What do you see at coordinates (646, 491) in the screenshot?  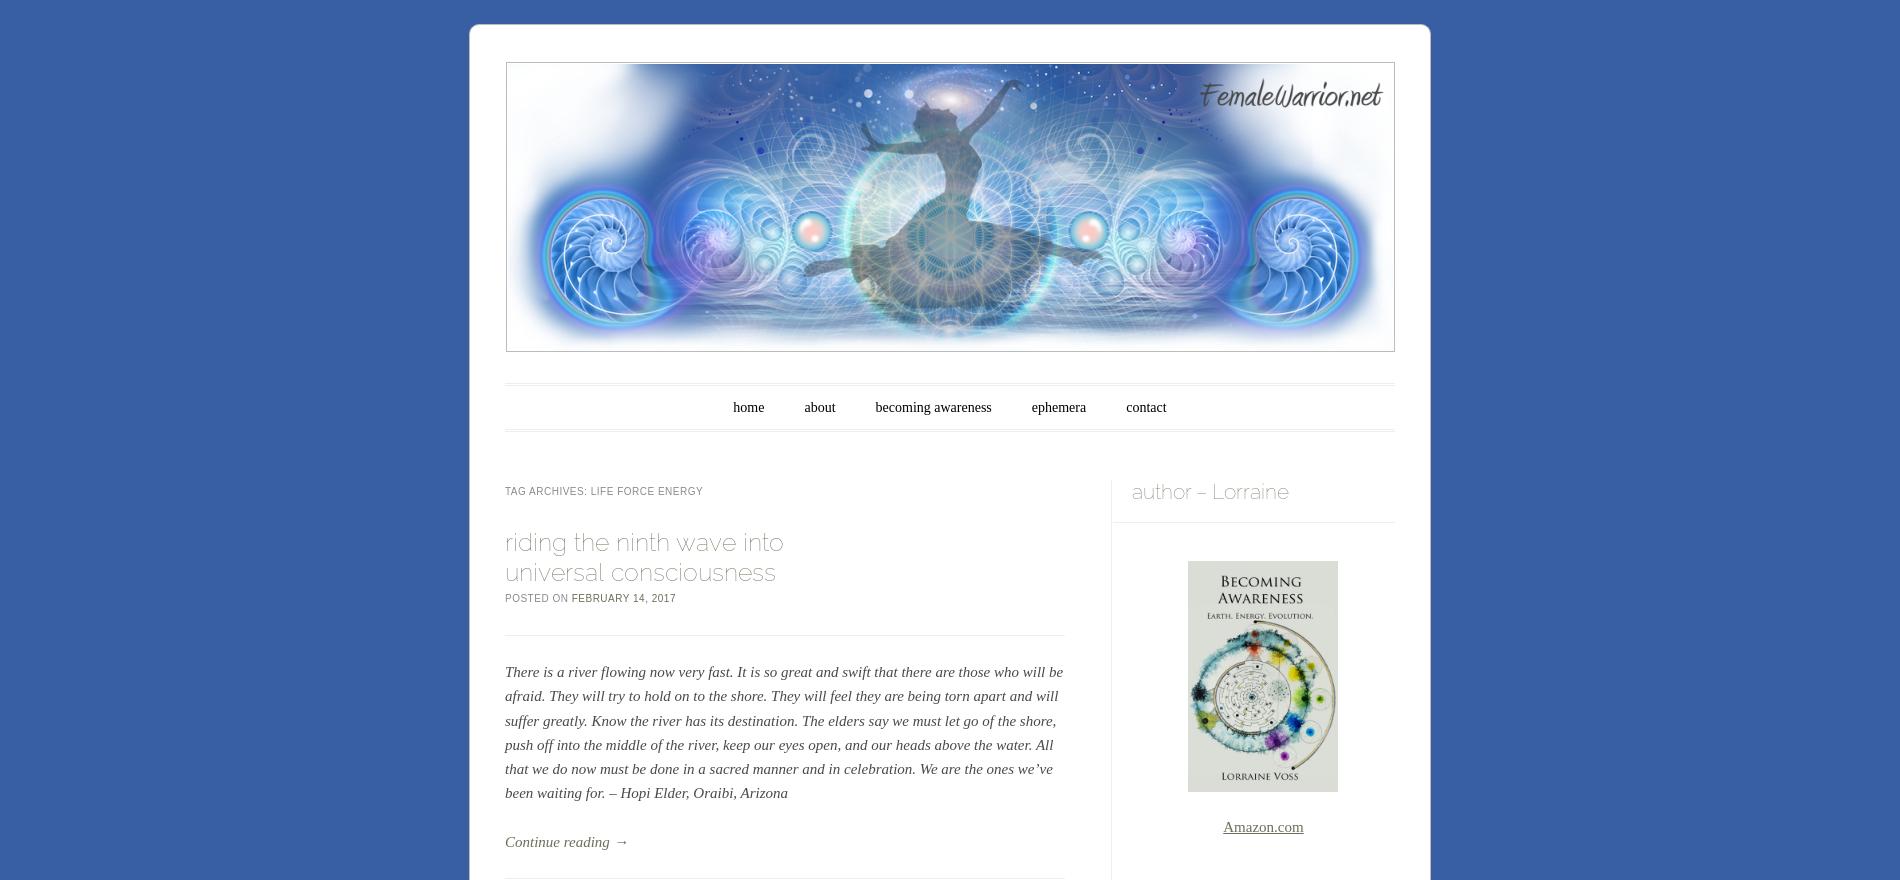 I see `'life force energy'` at bounding box center [646, 491].